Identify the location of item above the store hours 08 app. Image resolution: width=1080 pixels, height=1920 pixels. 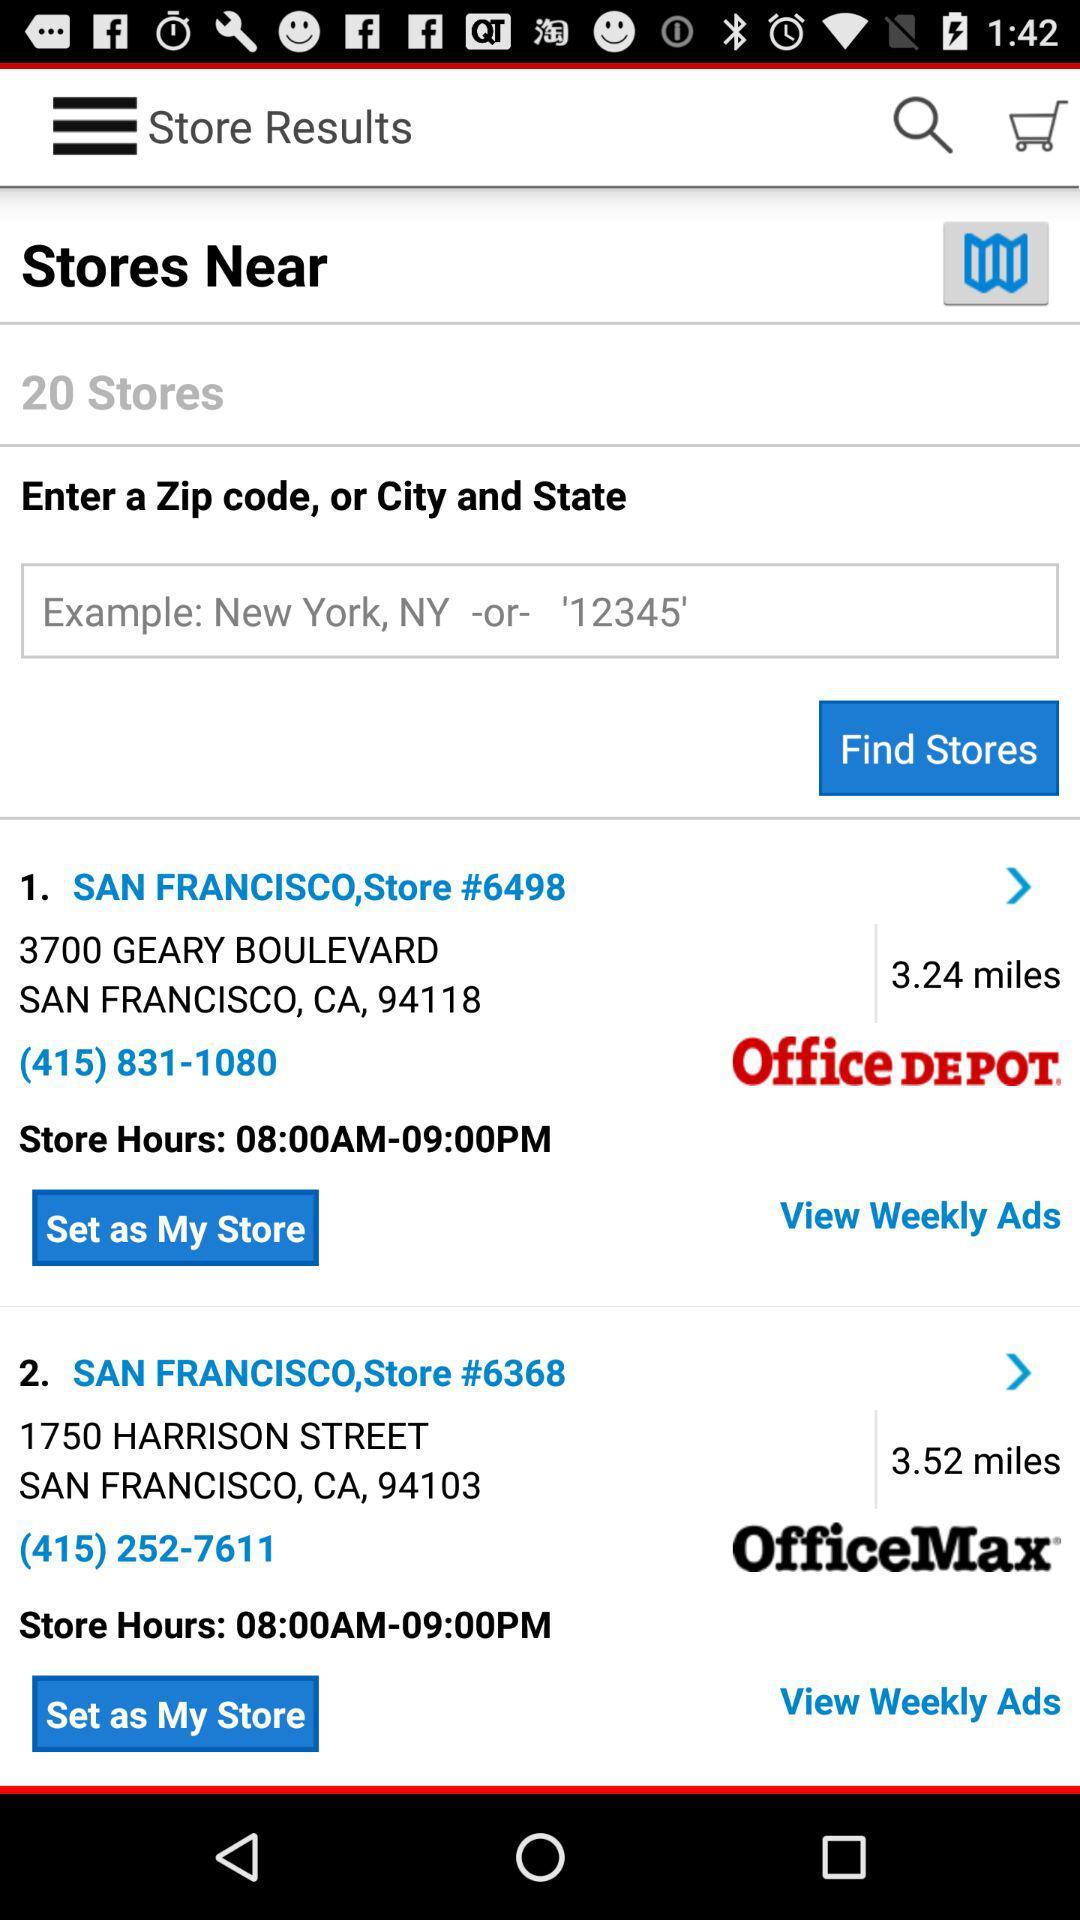
(147, 1060).